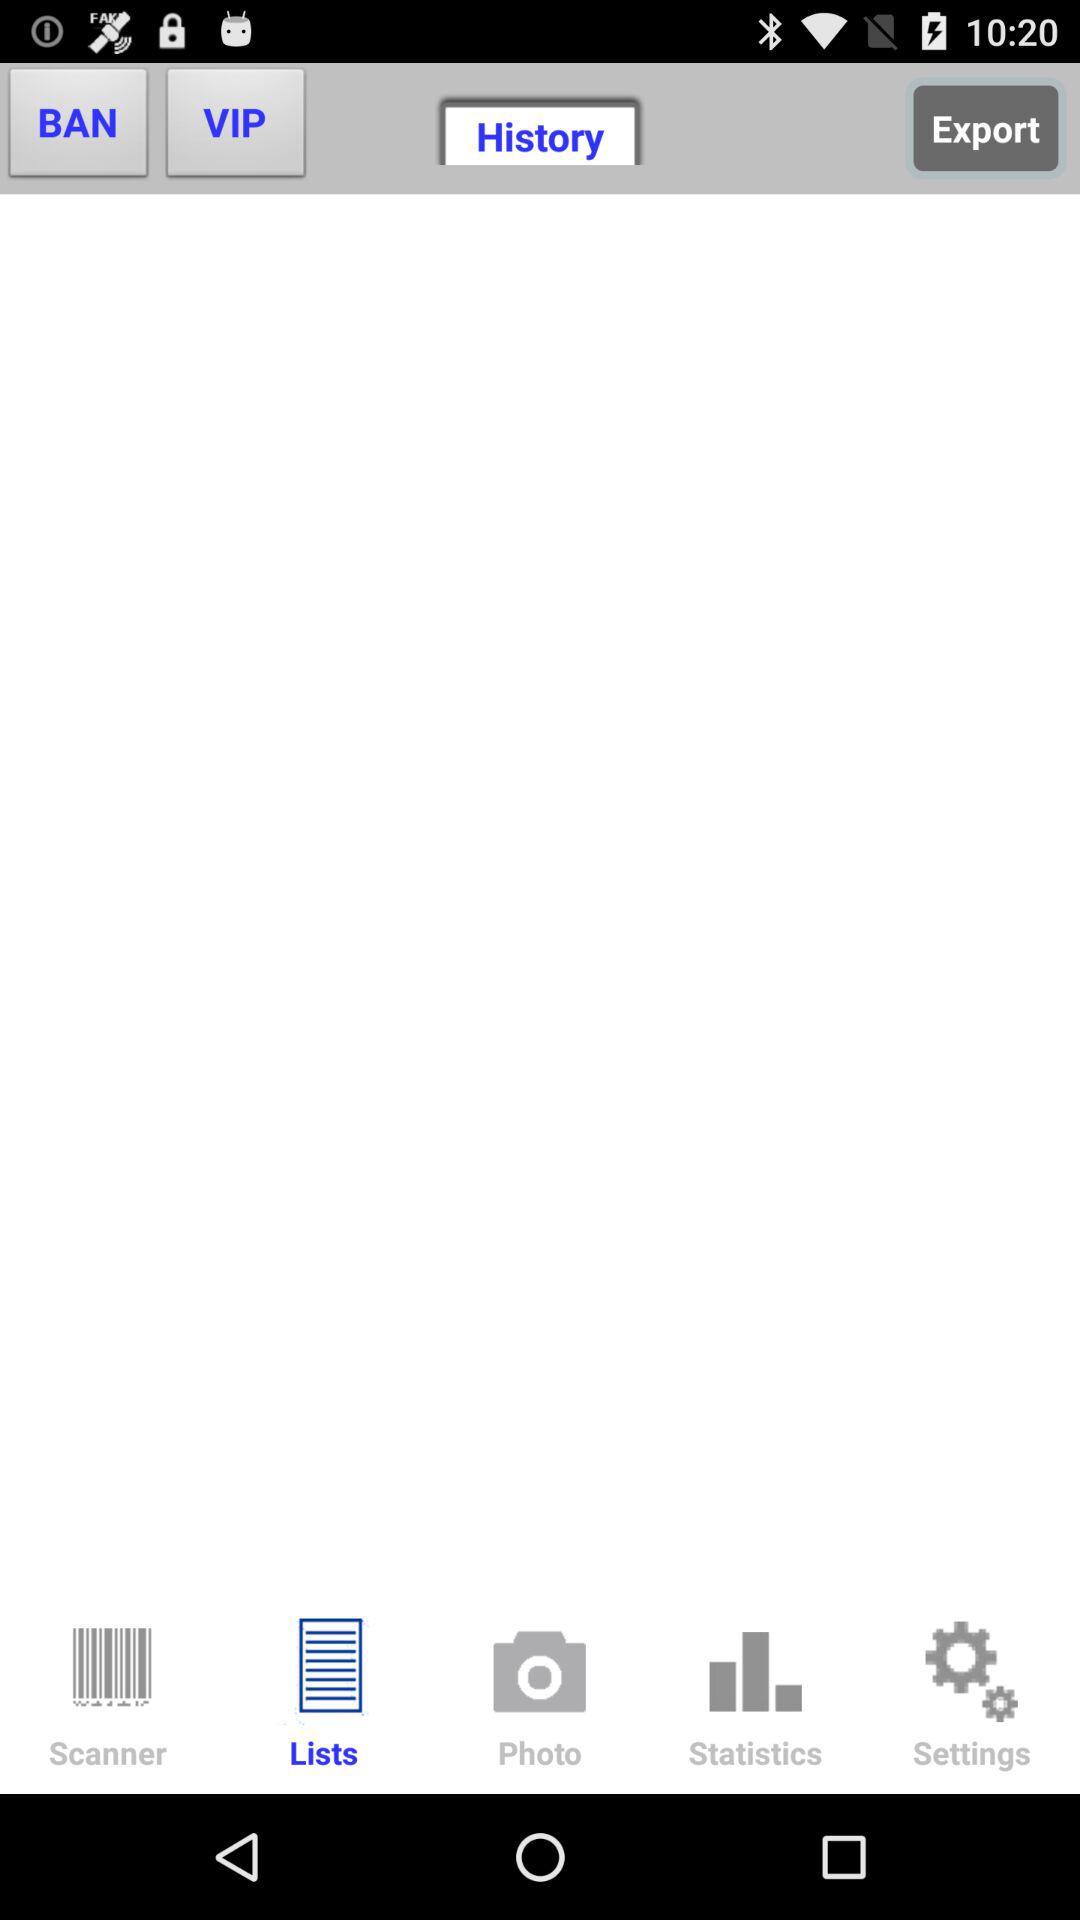 The image size is (1080, 1920). What do you see at coordinates (77, 127) in the screenshot?
I see `ban button` at bounding box center [77, 127].